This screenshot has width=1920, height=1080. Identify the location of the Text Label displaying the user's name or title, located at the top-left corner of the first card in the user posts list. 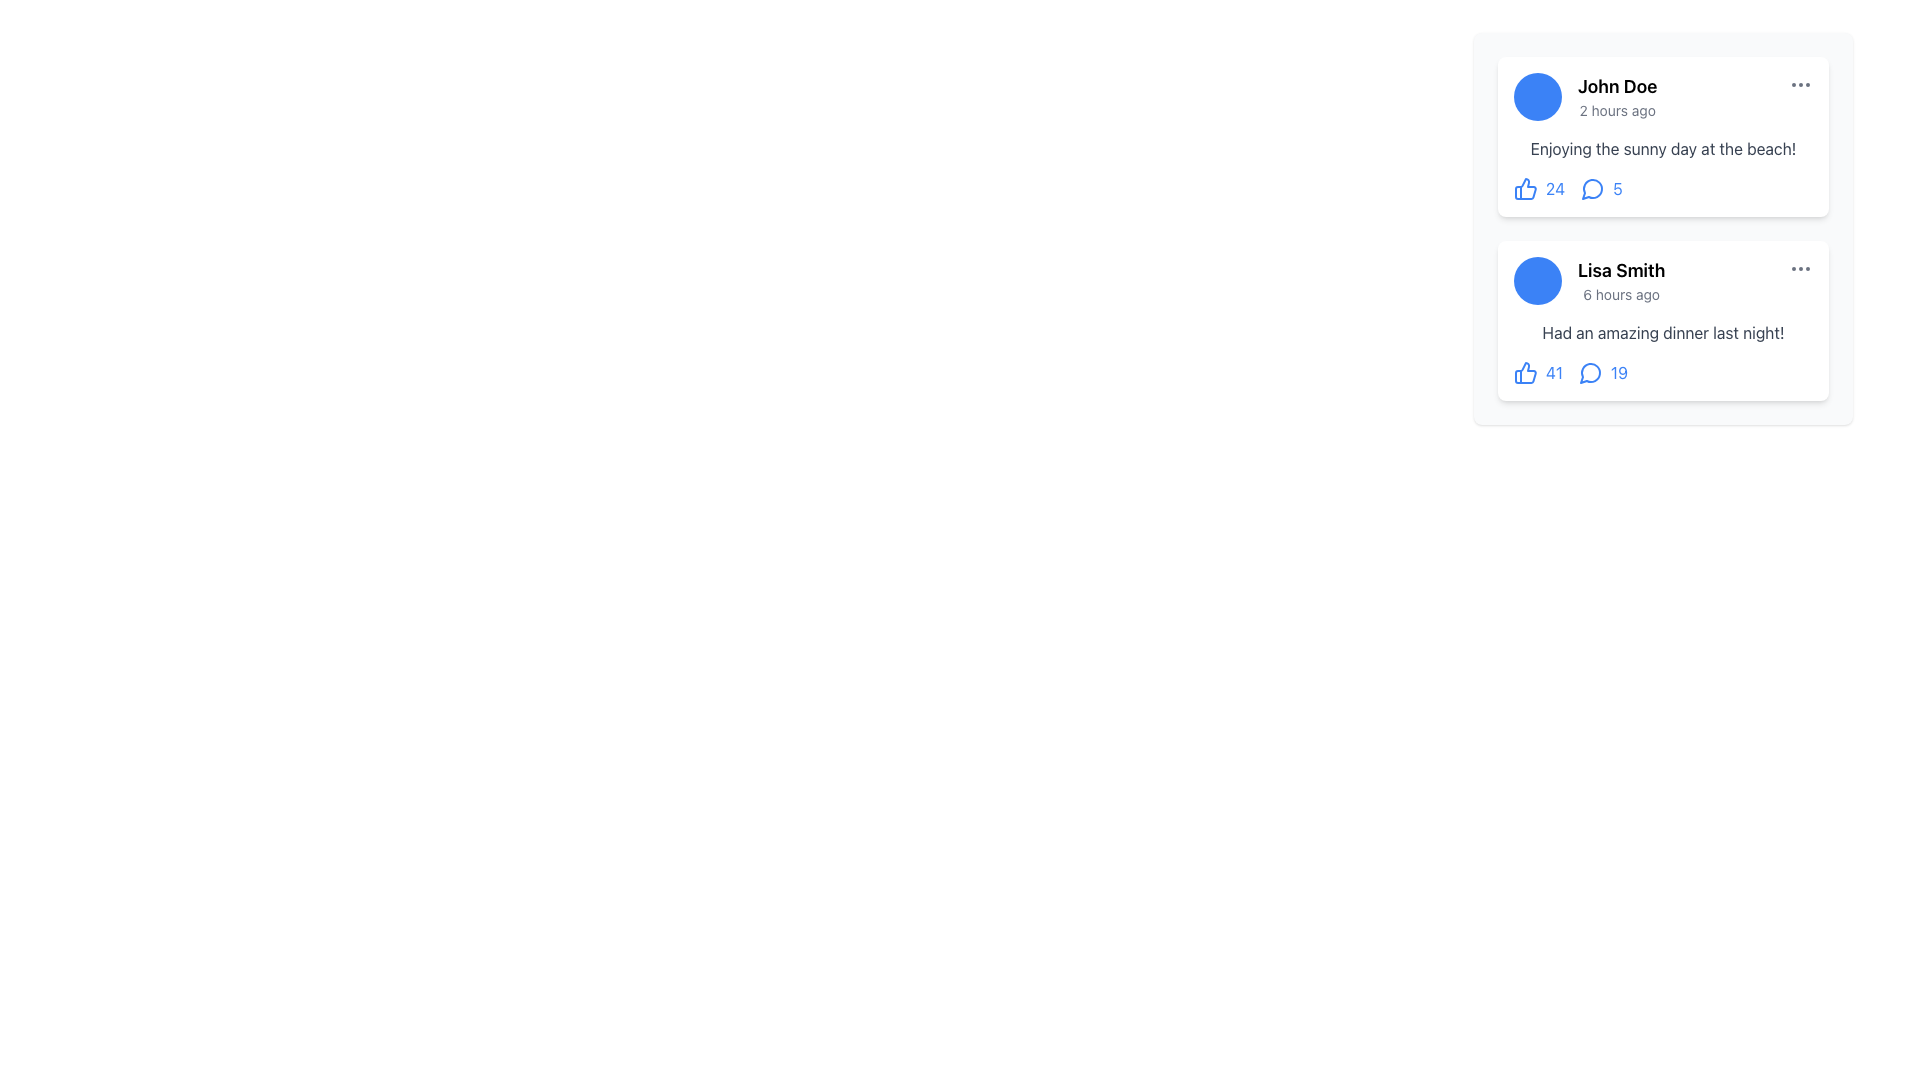
(1617, 86).